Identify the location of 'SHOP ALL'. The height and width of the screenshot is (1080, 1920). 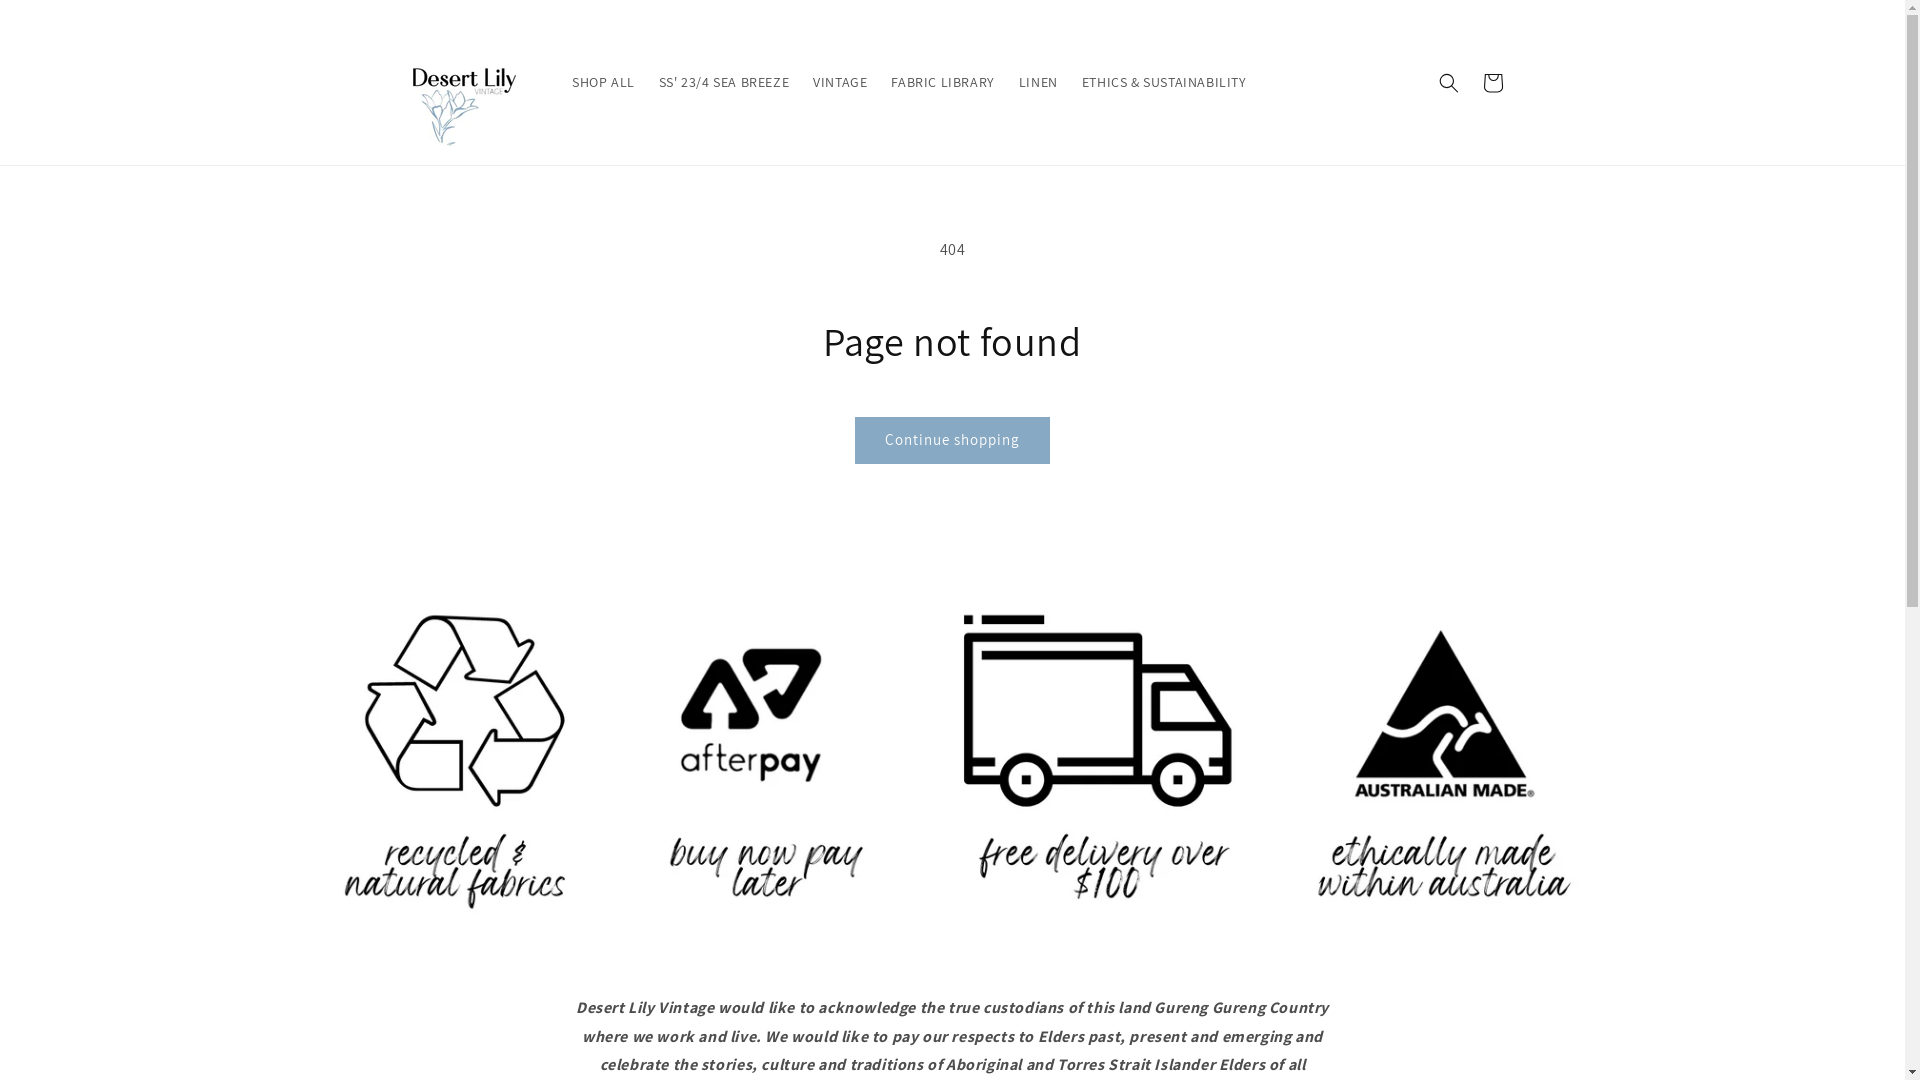
(602, 80).